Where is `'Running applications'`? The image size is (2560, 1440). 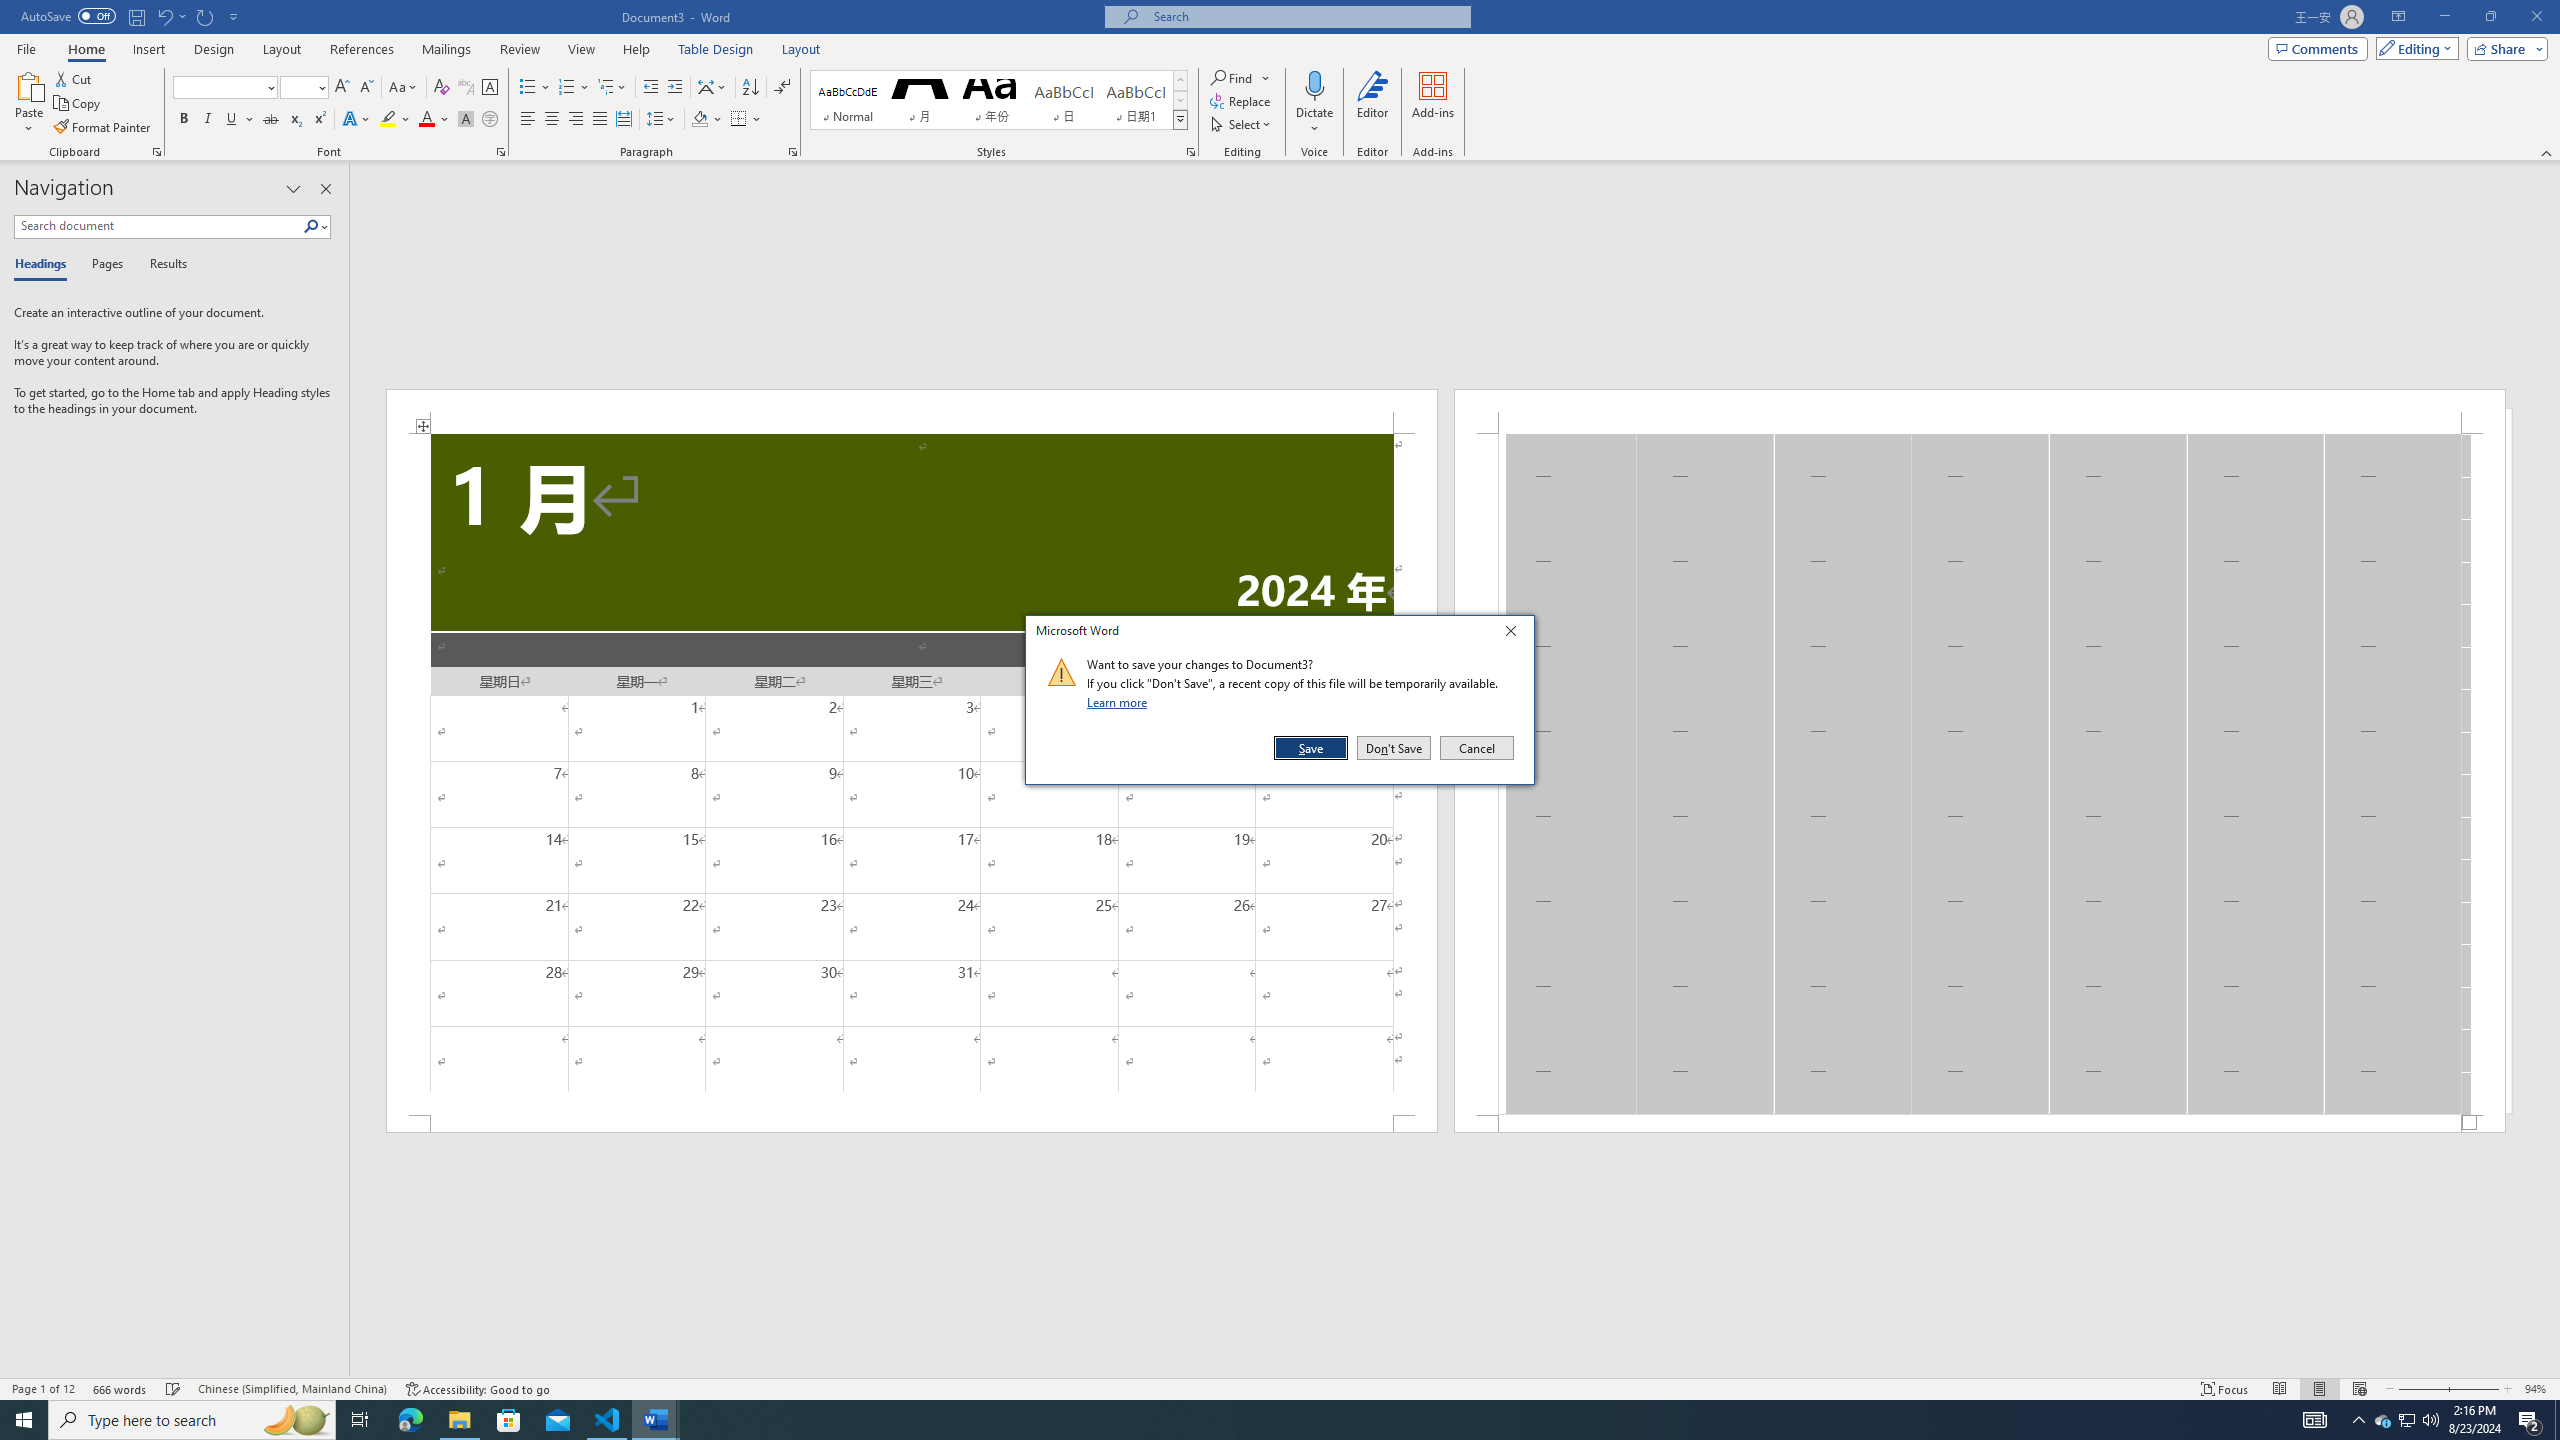
'Running applications' is located at coordinates (1261, 1418).